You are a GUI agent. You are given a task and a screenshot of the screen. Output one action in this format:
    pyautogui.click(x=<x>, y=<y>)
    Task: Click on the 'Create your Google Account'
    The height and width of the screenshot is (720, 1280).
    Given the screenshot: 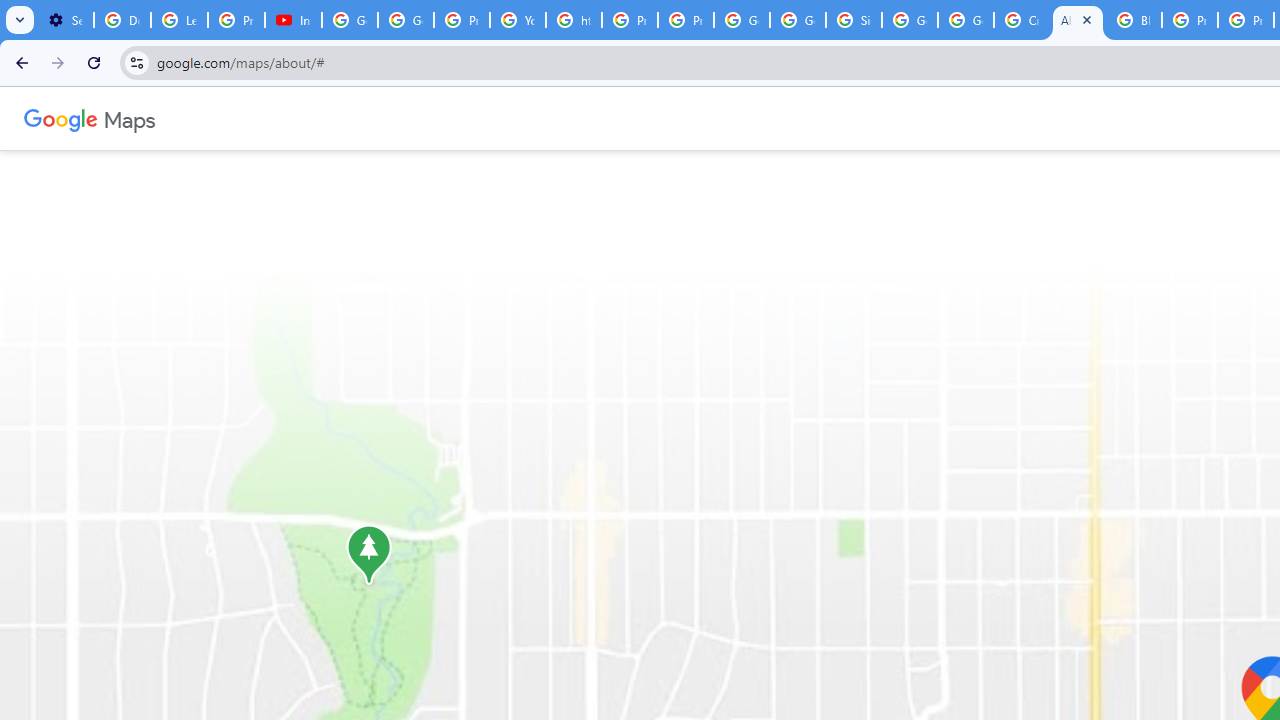 What is the action you would take?
    pyautogui.click(x=1022, y=20)
    